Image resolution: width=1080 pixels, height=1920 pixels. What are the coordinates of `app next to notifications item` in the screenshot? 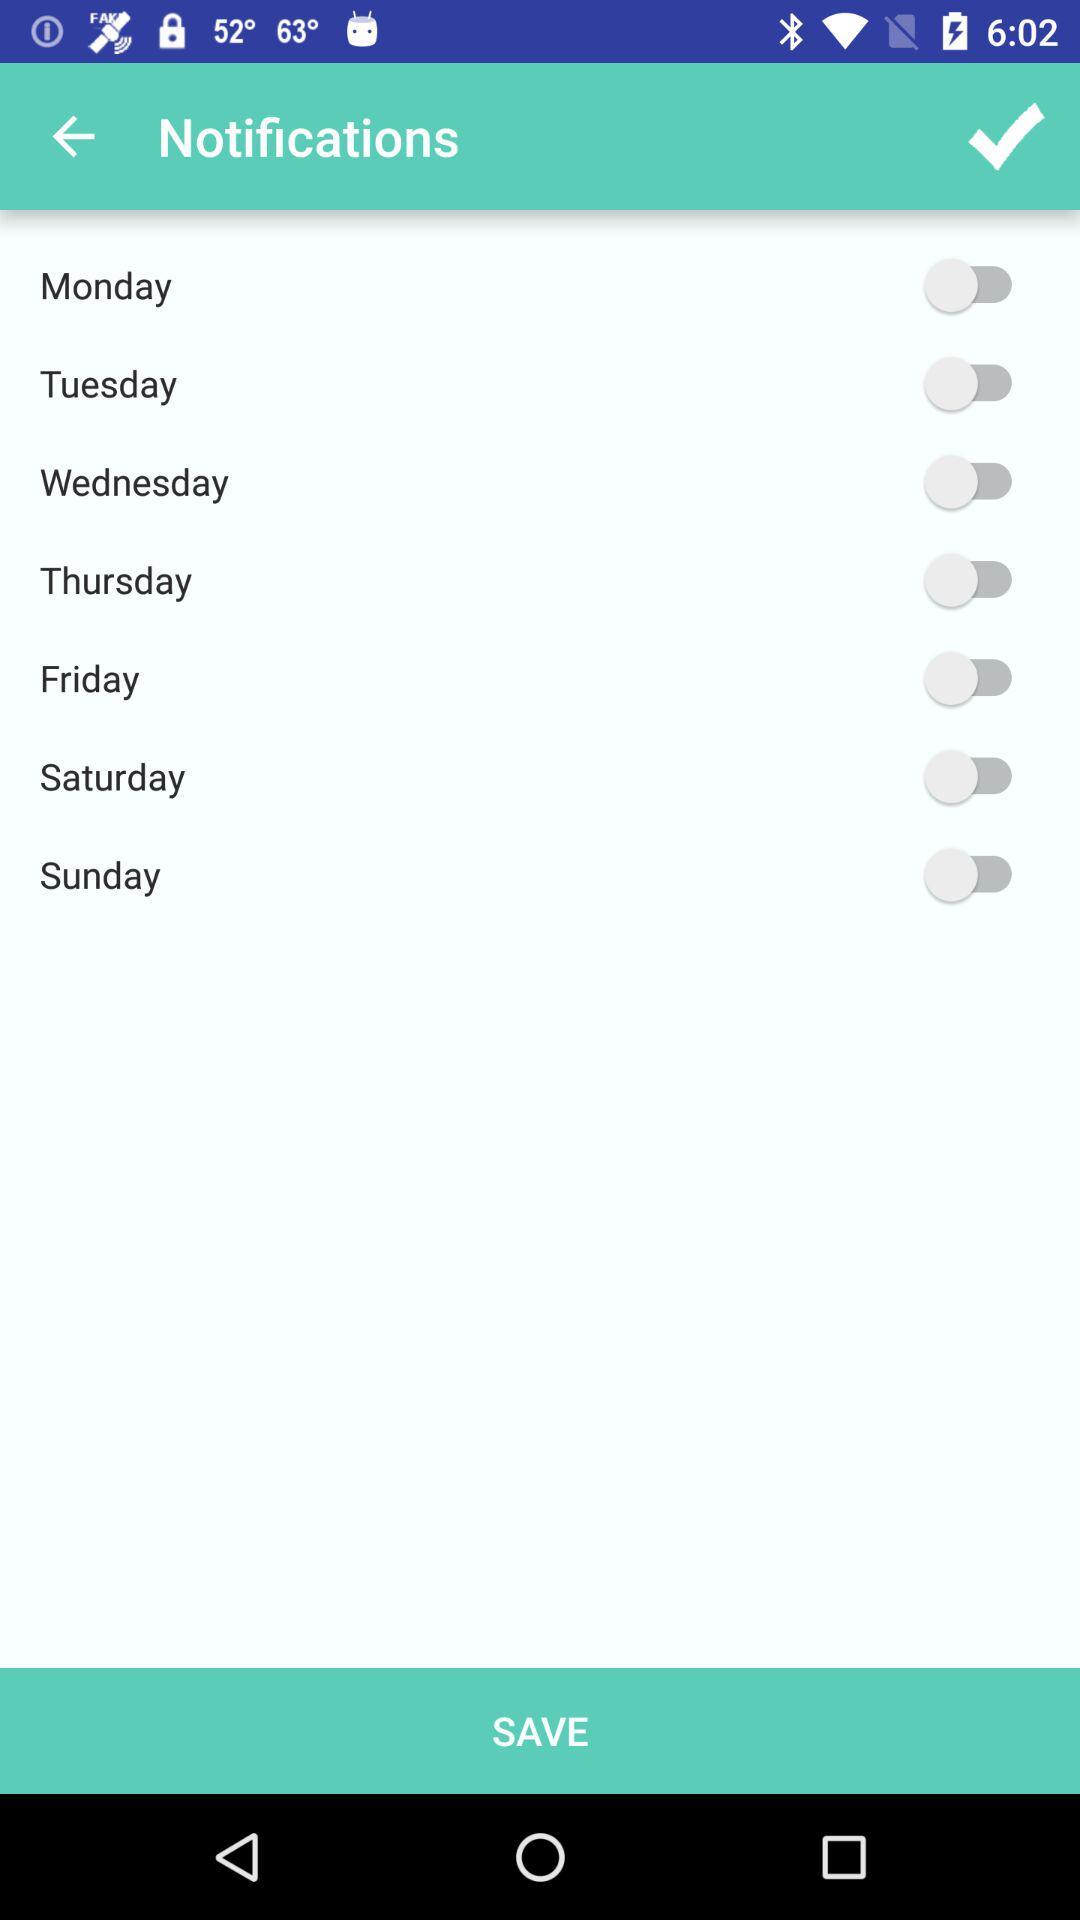 It's located at (72, 135).